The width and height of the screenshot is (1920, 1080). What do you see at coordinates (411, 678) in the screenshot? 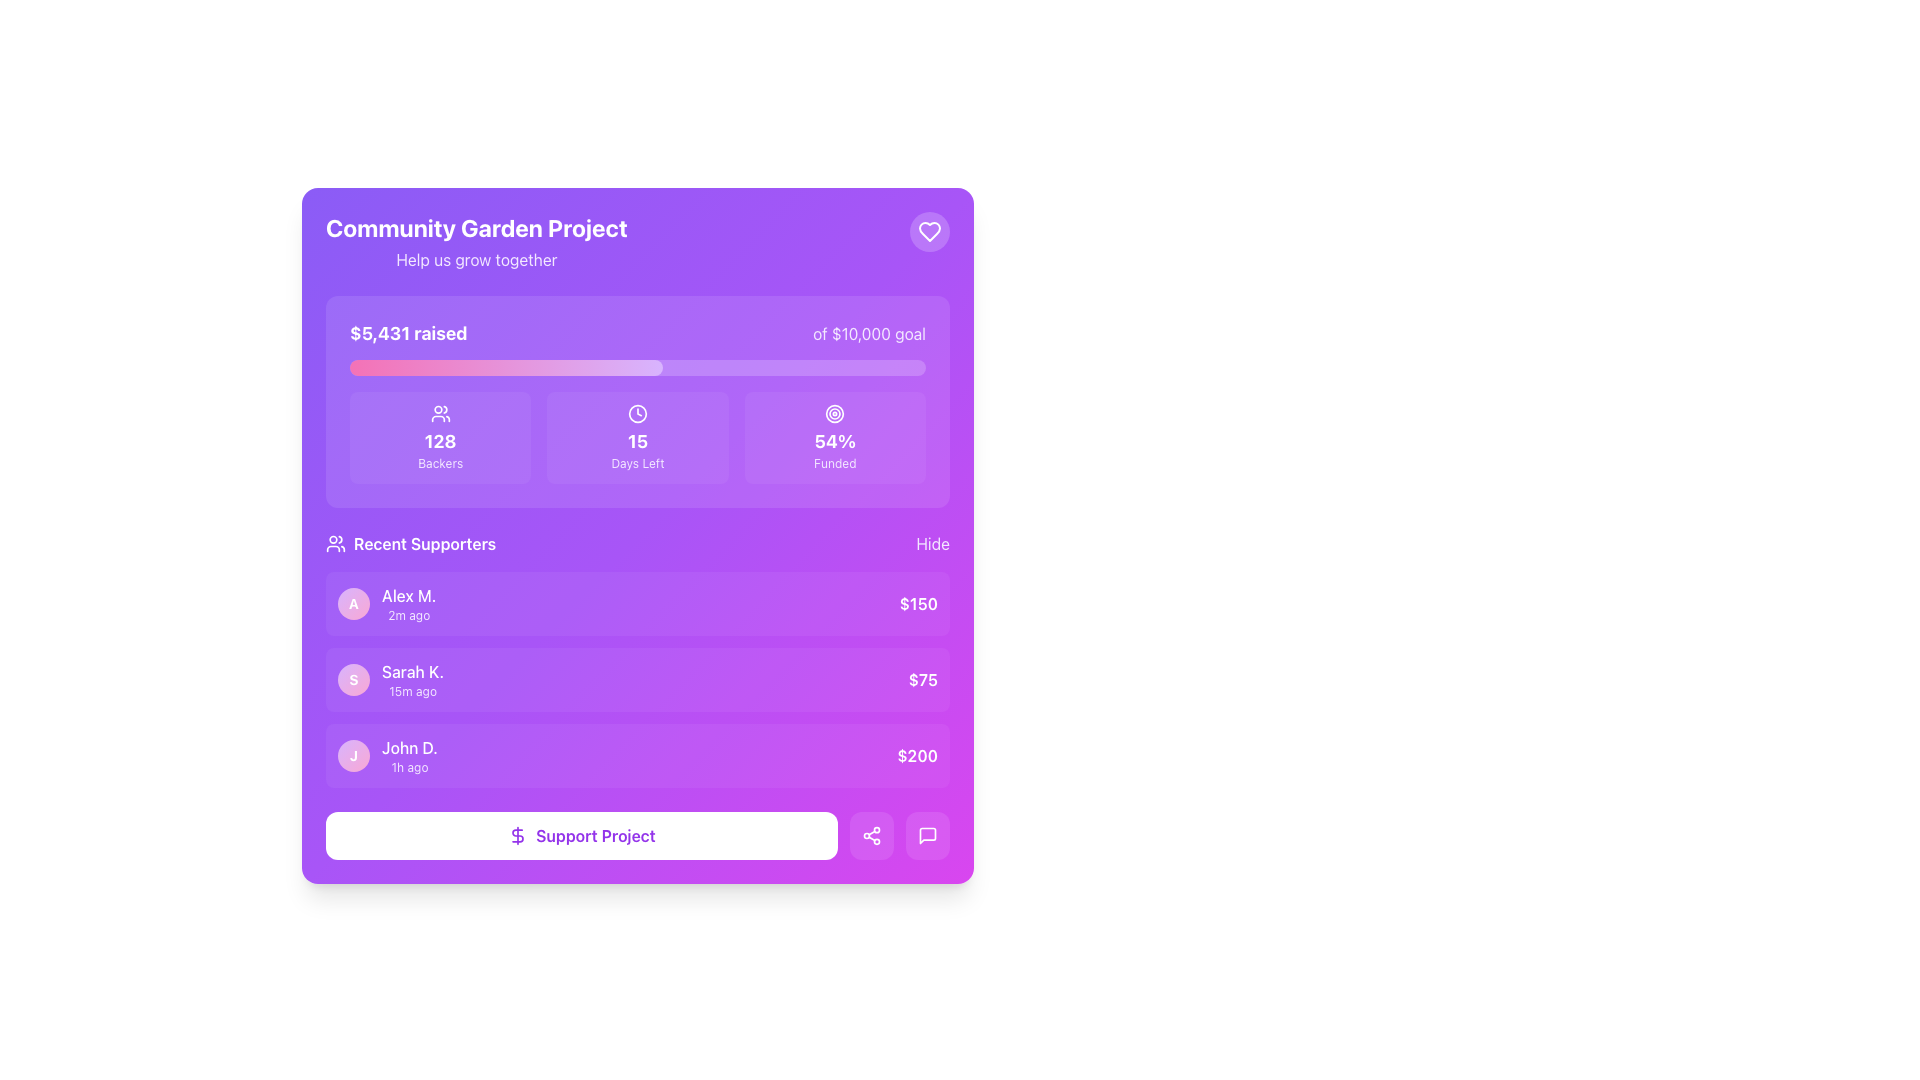
I see `the text label displaying 'Sarah K.' in the second row of the 'Recent Supporters' section, located to the right of the avatar with 'S'` at bounding box center [411, 678].